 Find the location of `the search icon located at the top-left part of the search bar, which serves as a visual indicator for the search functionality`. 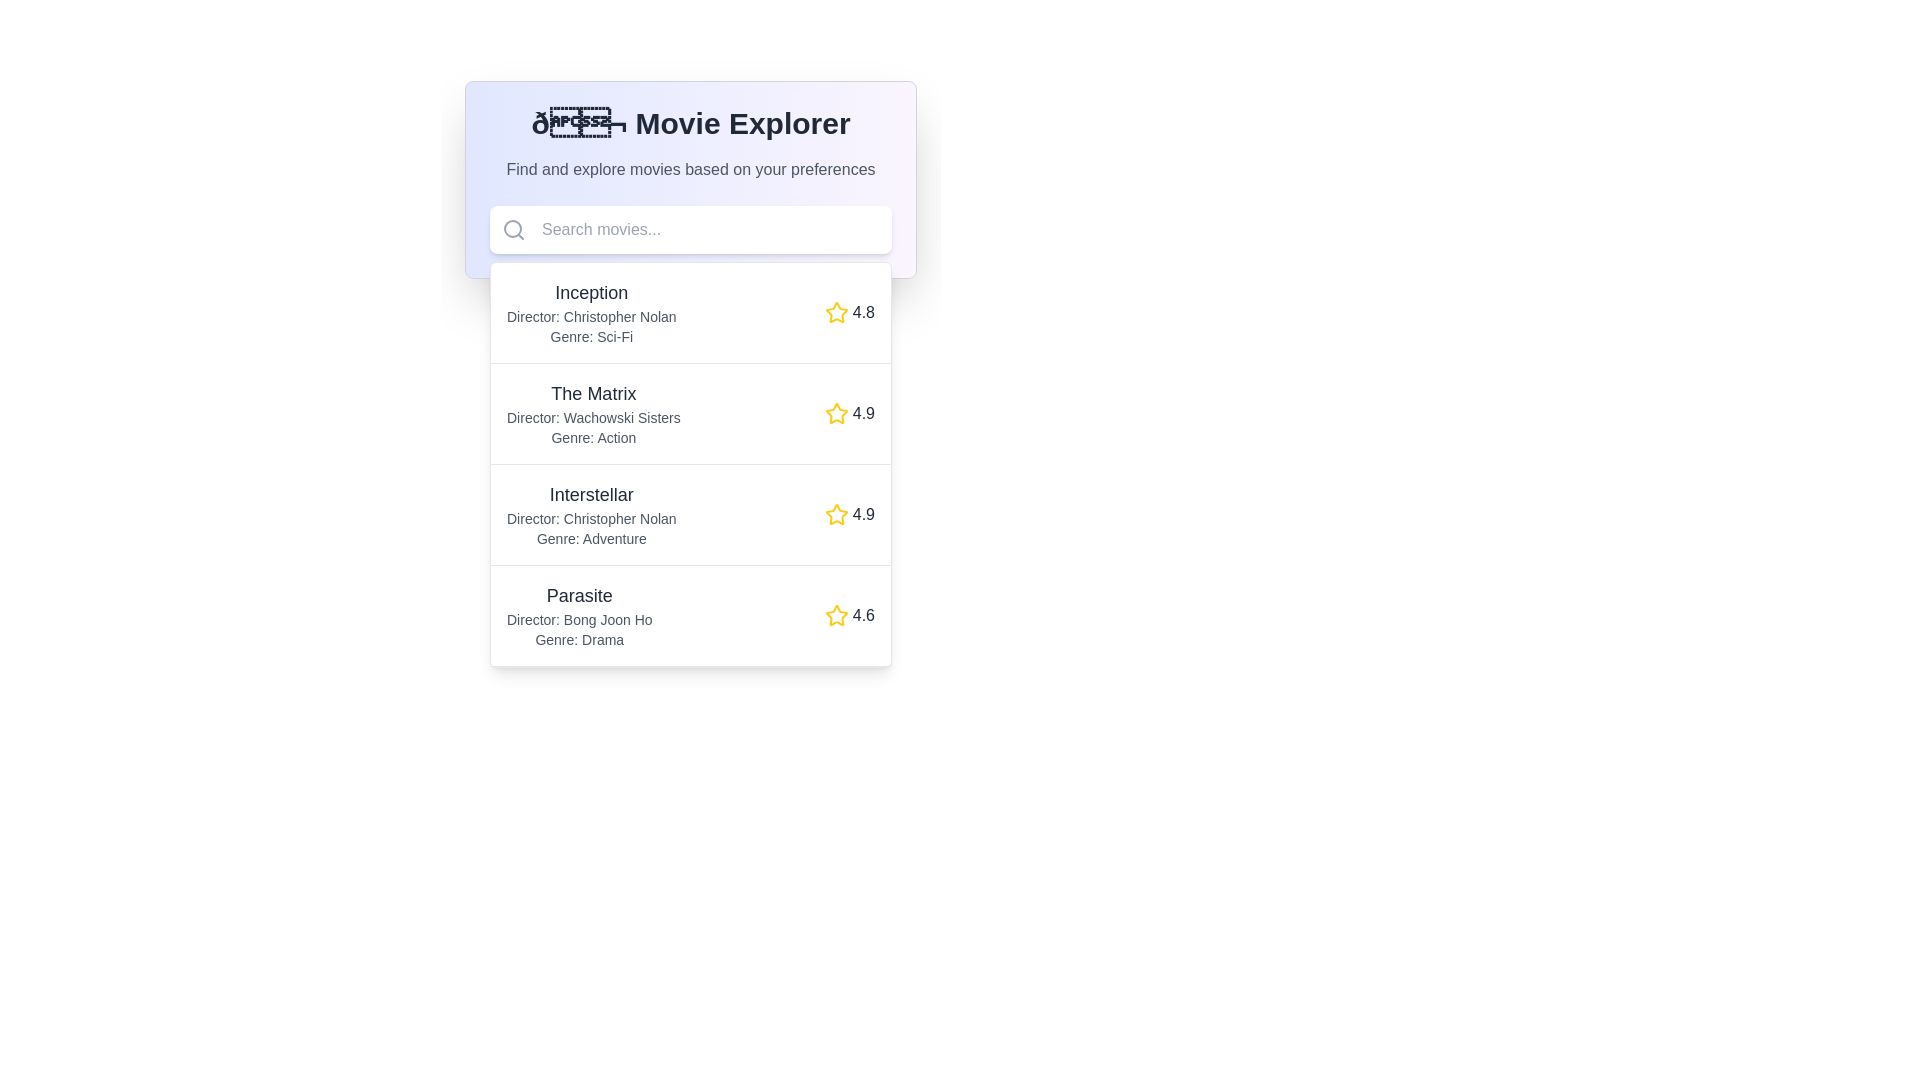

the search icon located at the top-left part of the search bar, which serves as a visual indicator for the search functionality is located at coordinates (513, 229).